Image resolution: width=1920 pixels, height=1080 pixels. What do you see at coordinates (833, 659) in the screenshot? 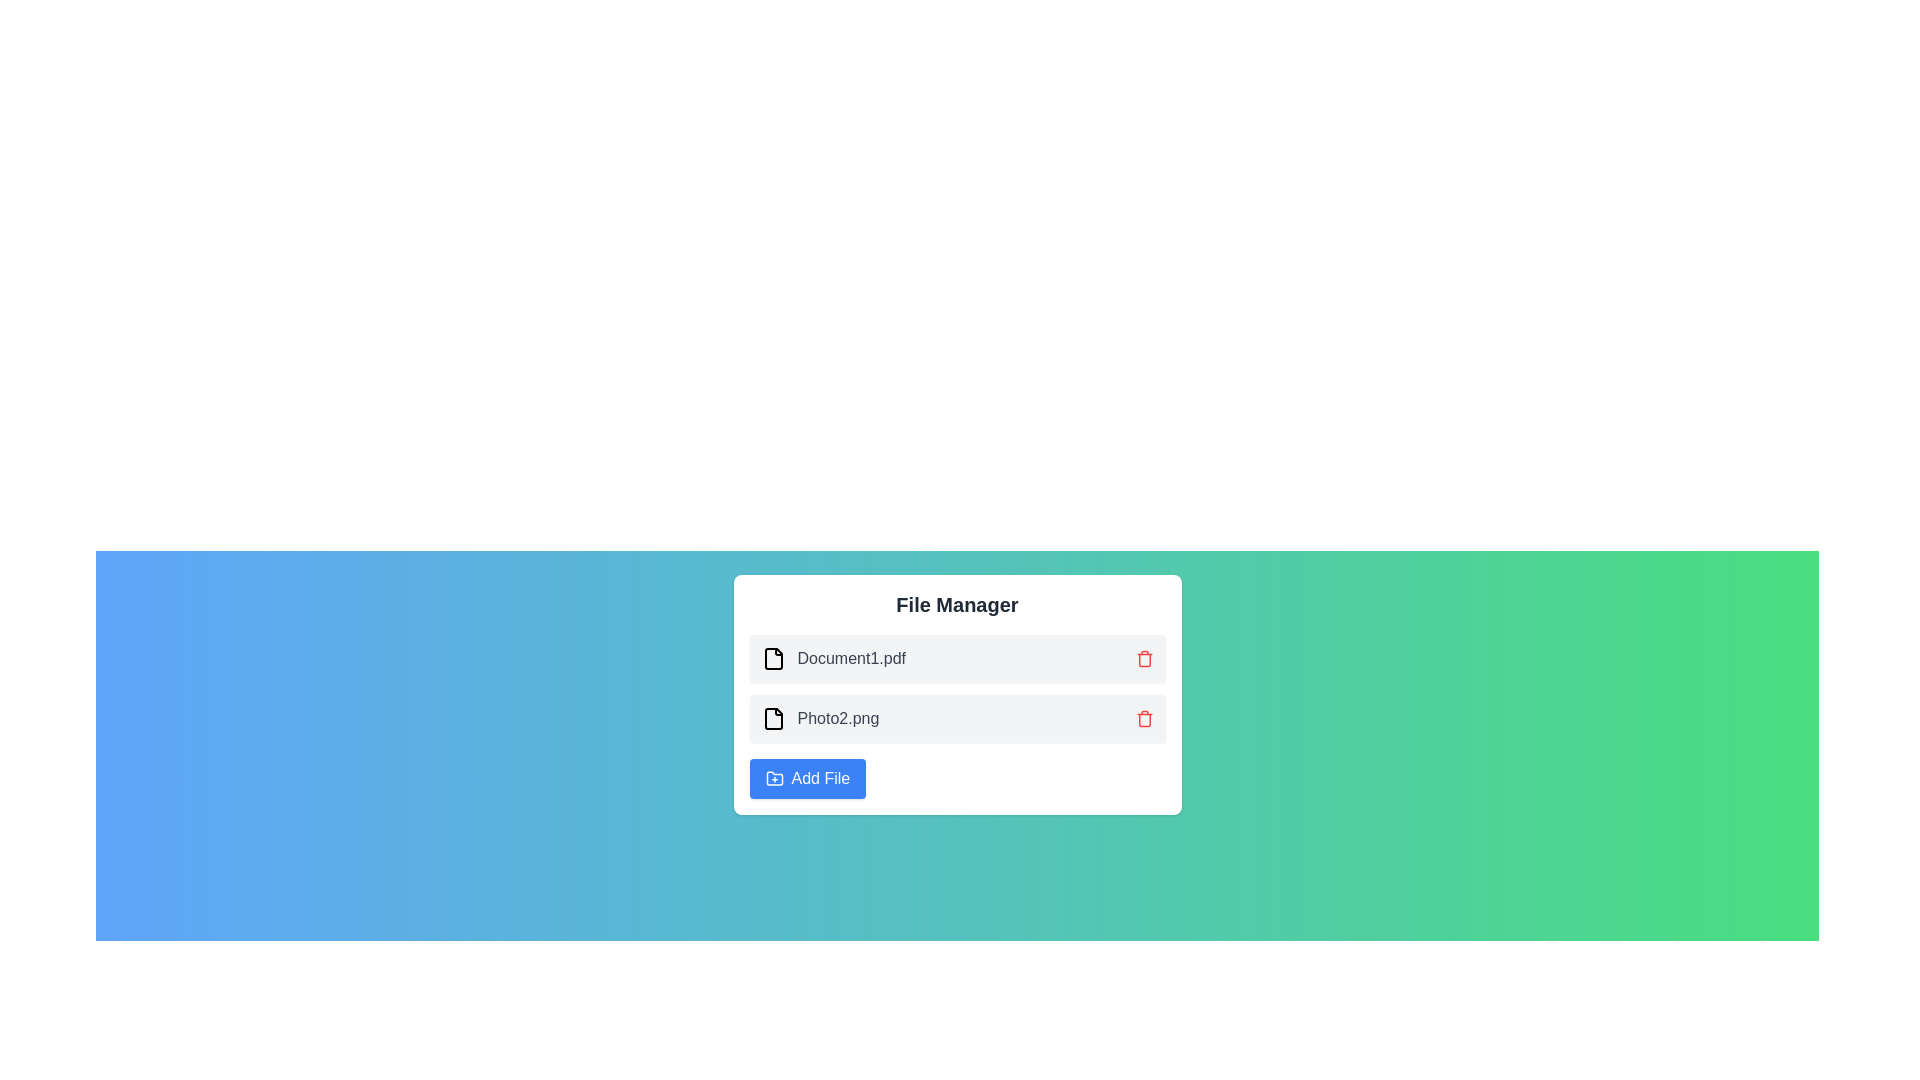
I see `the text label displaying the file name 'Document1.pdf', which is the first file entry in the file list under the 'File Manager' heading` at bounding box center [833, 659].